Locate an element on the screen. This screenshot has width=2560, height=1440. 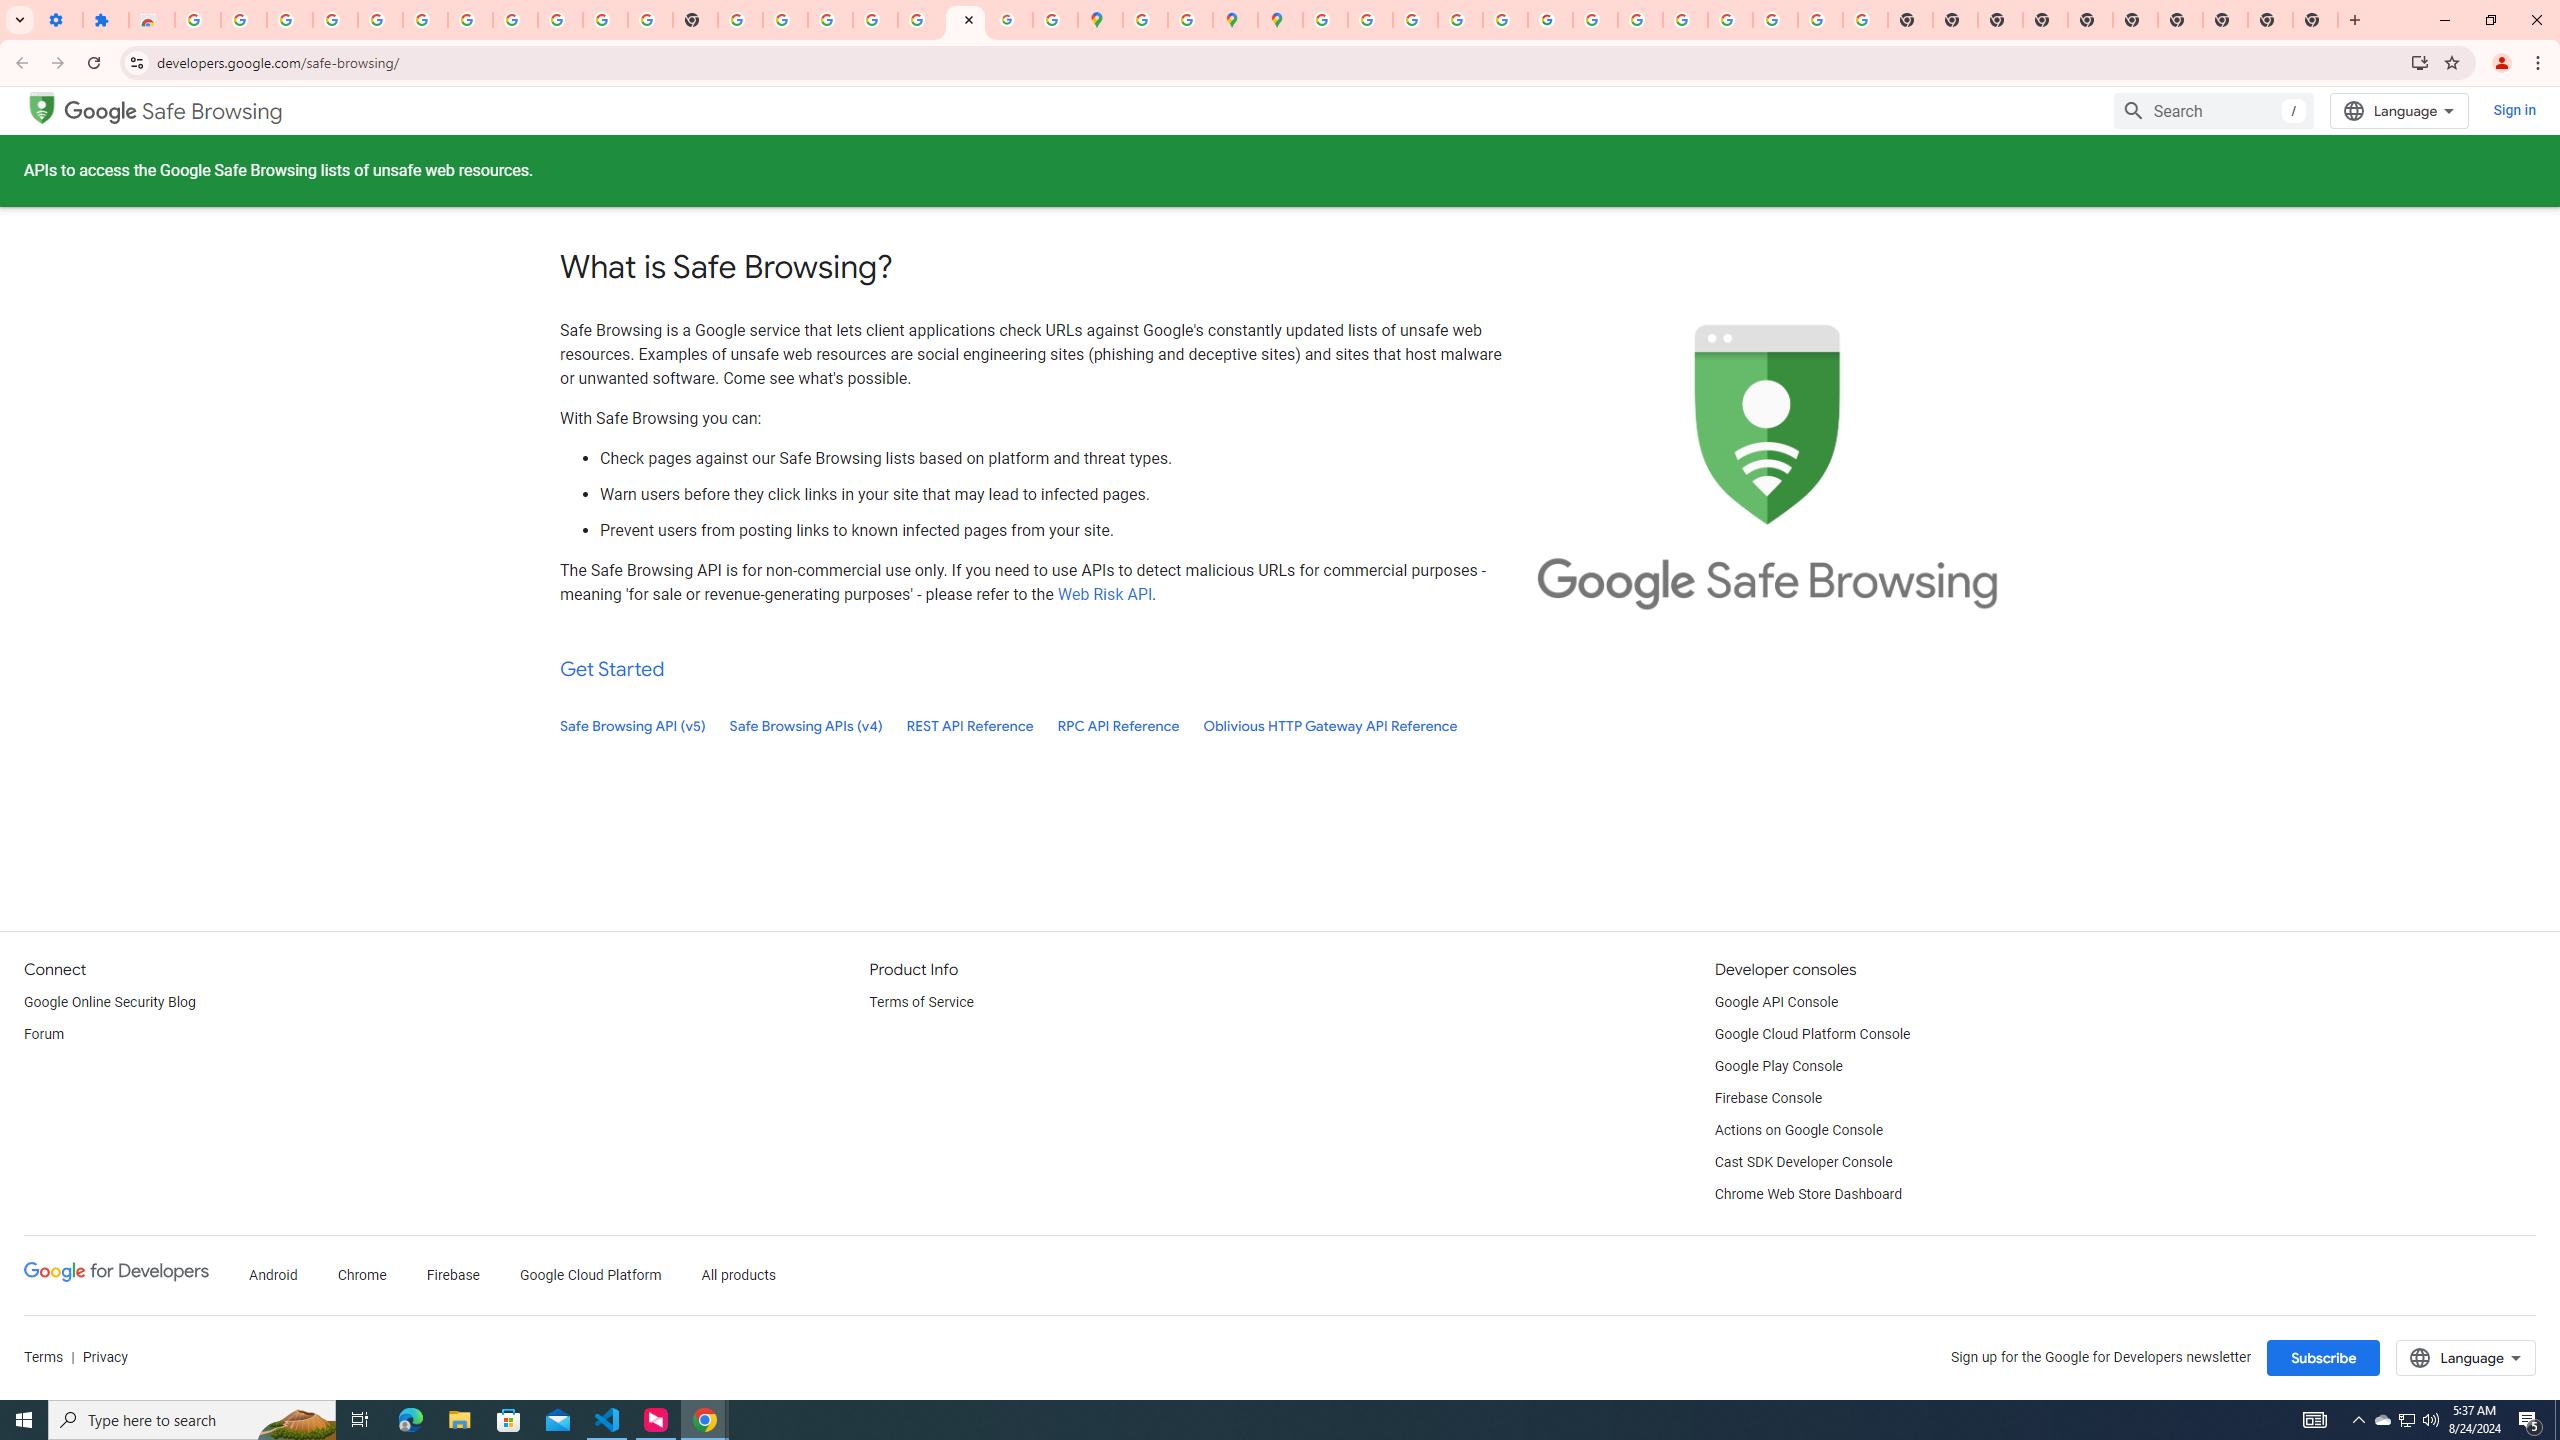
'https://scholar.google.com/' is located at coordinates (741, 19).